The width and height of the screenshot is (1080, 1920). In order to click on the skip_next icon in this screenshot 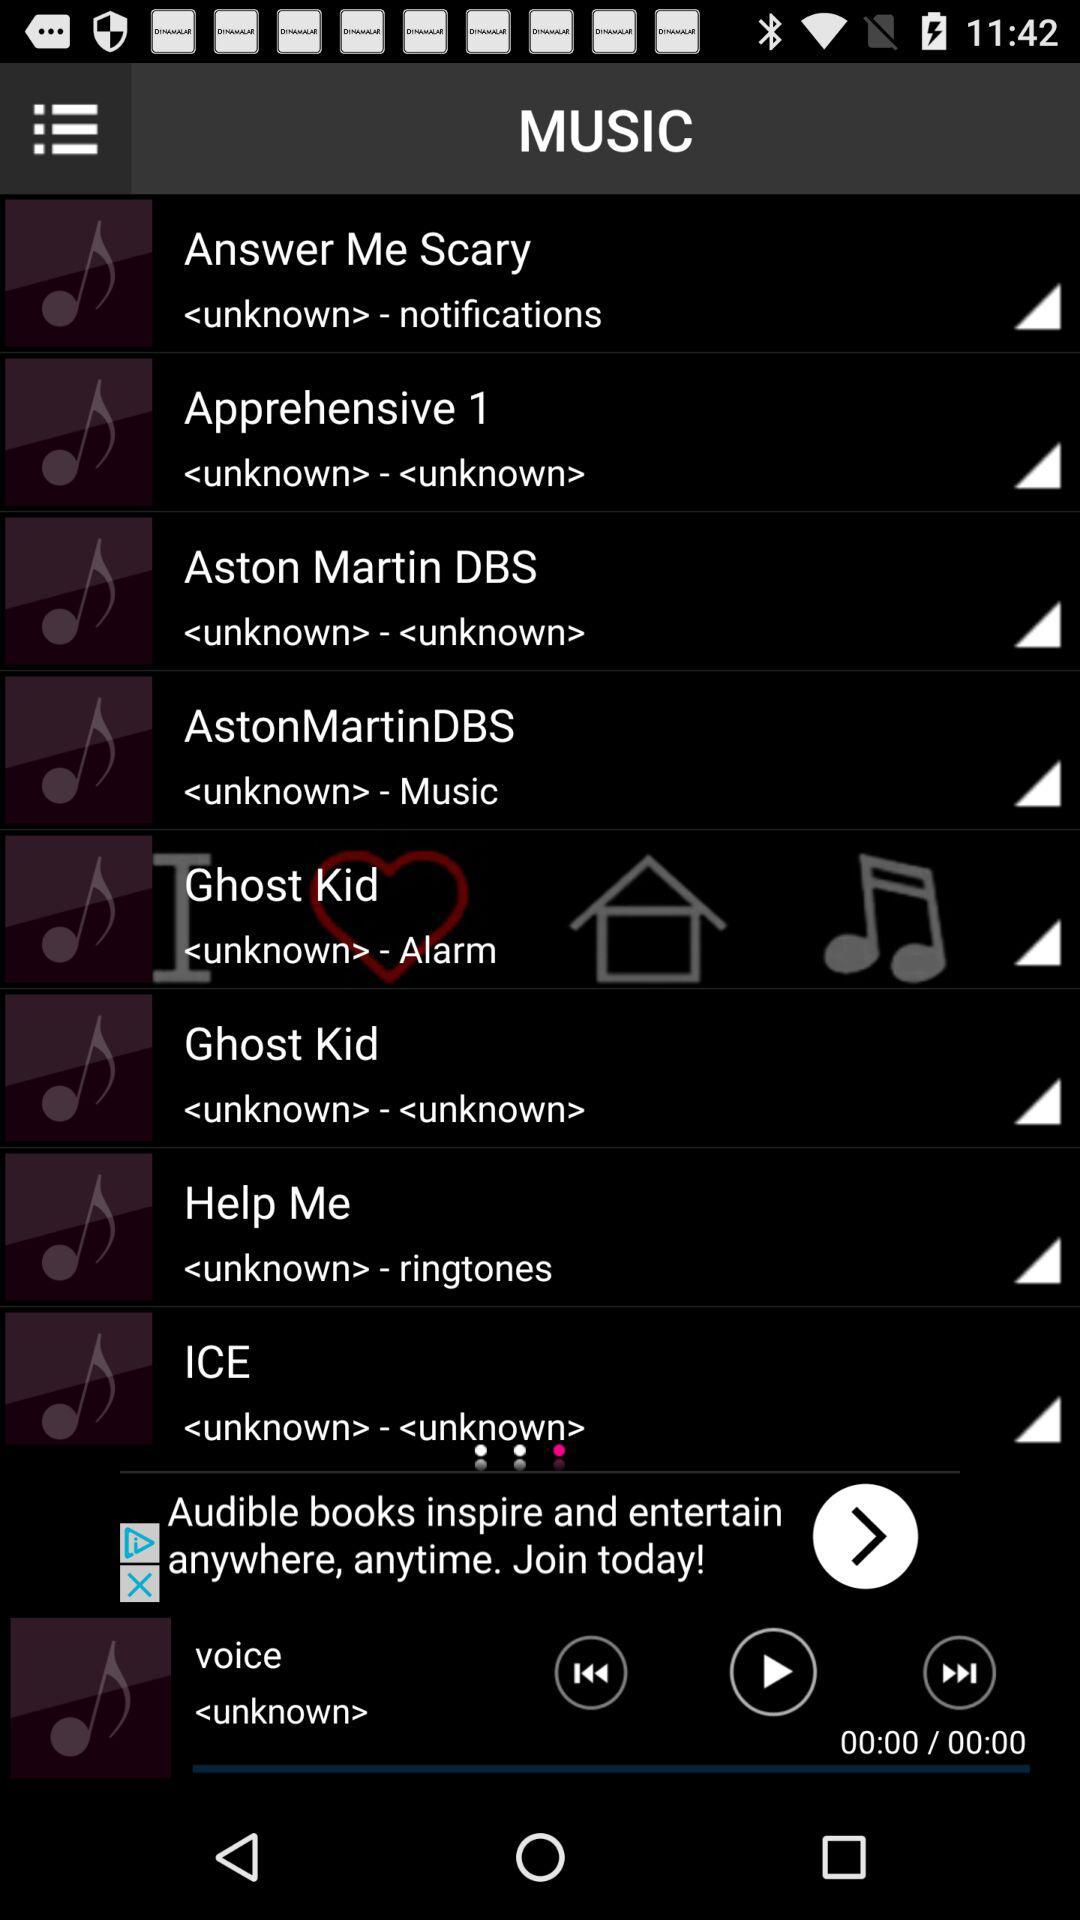, I will do `click(971, 1799)`.